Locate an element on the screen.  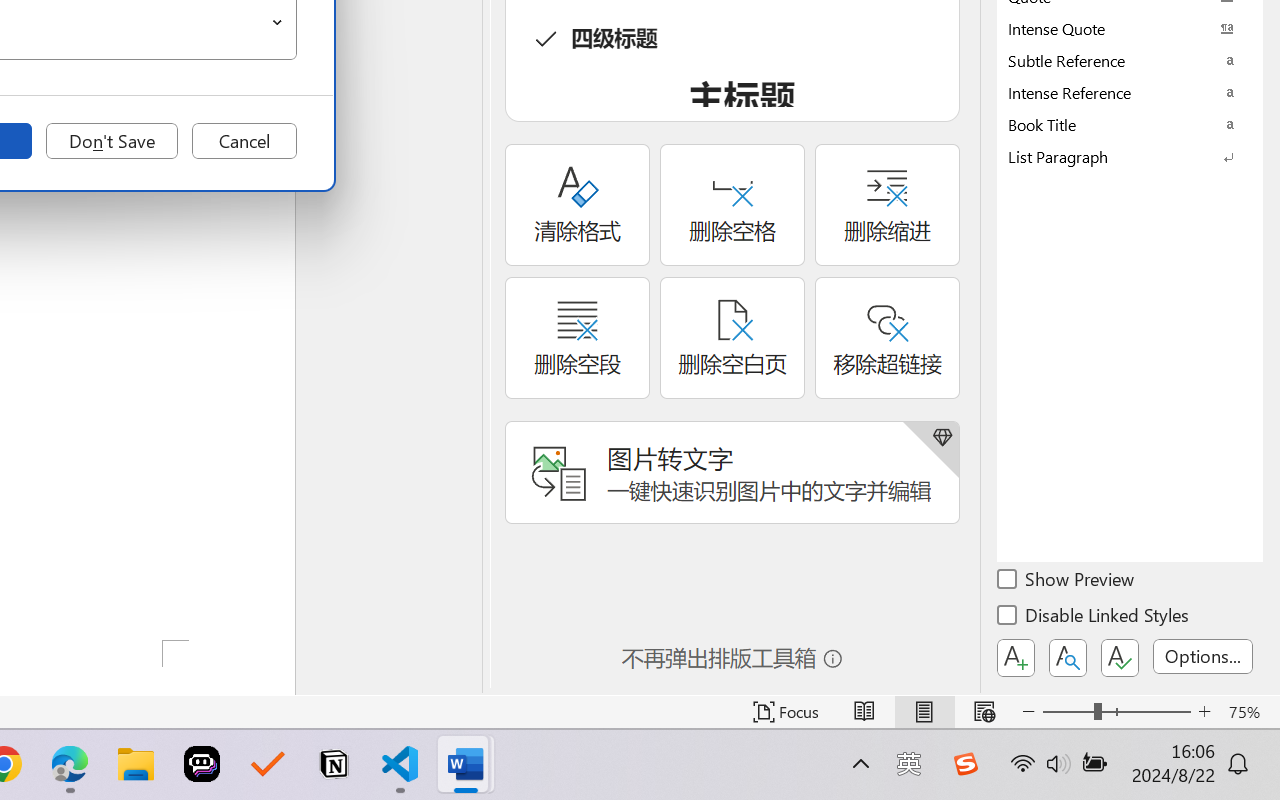
'Disable Linked Styles' is located at coordinates (1094, 618).